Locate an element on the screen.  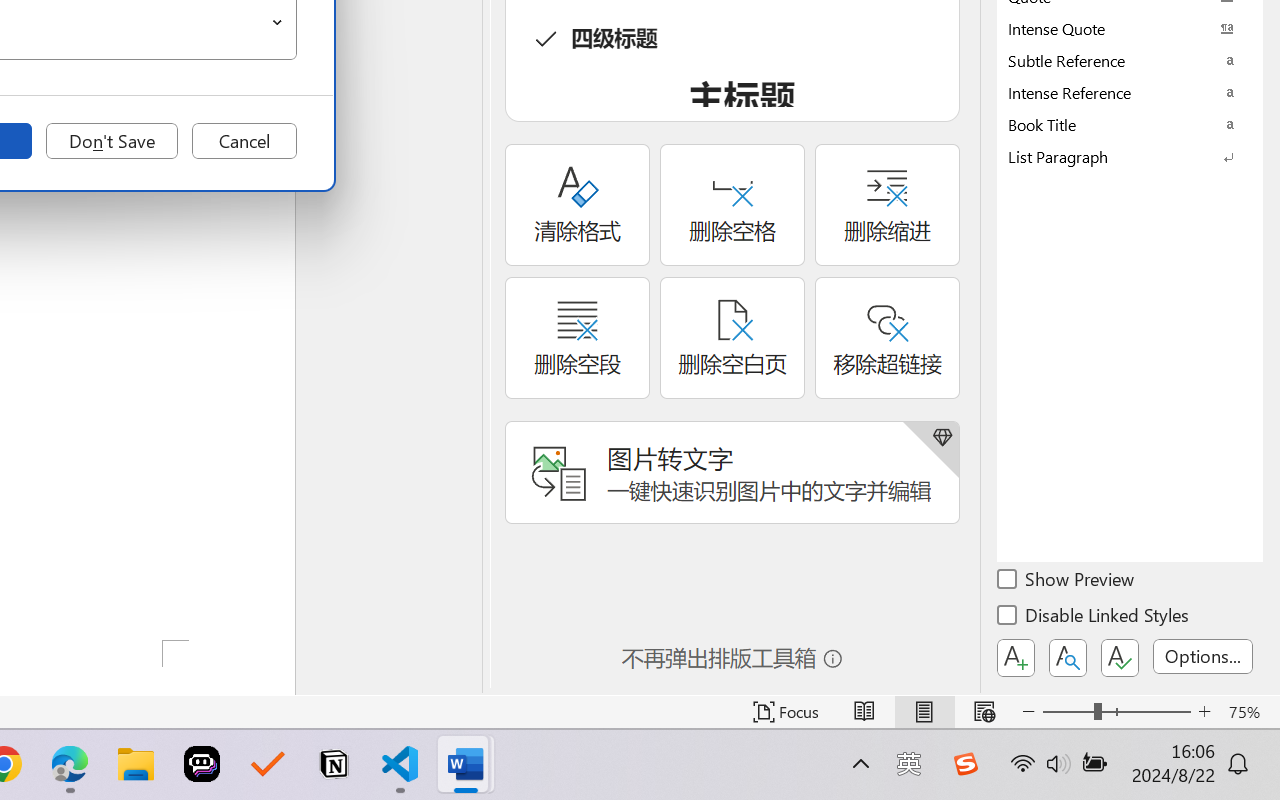
'Disable Linked Styles' is located at coordinates (1094, 618).